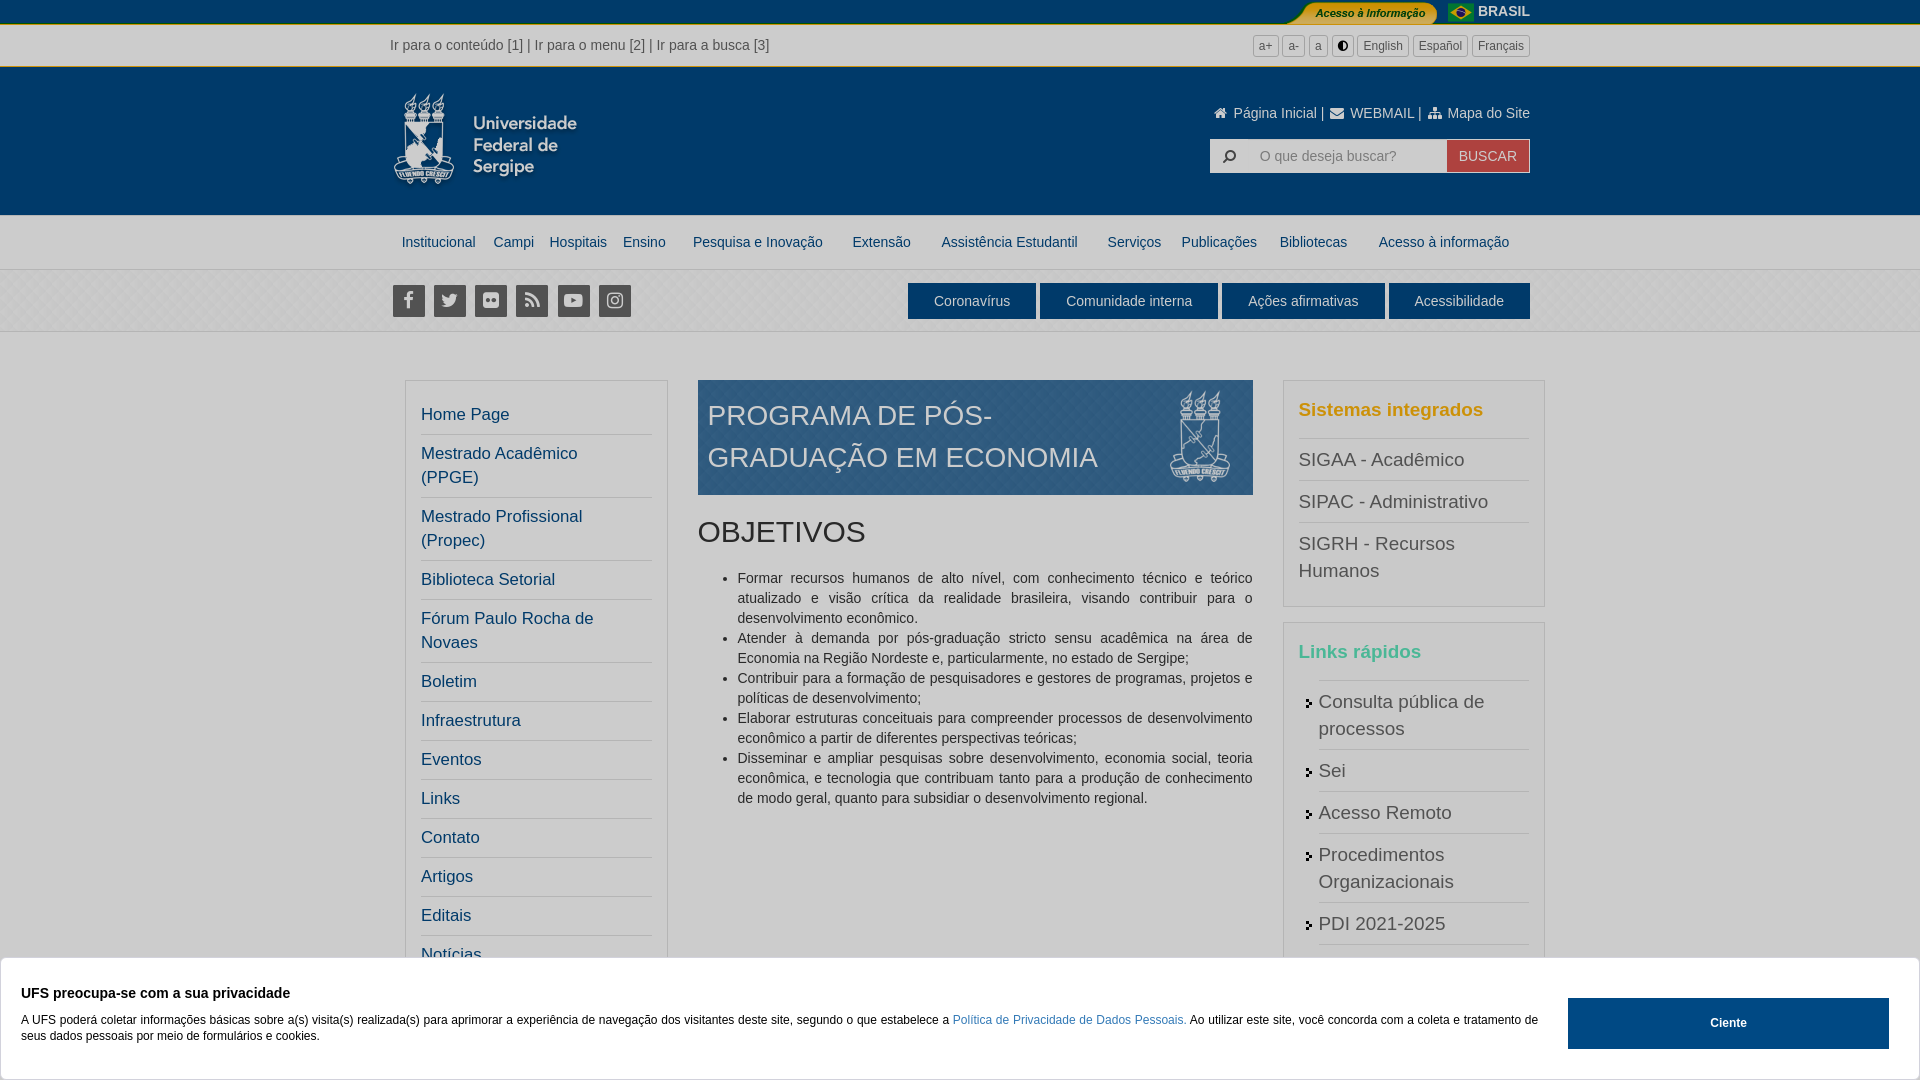 This screenshot has height=1080, width=1920. Describe the element at coordinates (530, 527) in the screenshot. I see `'Mestrado Profissional (Propec)'` at that location.